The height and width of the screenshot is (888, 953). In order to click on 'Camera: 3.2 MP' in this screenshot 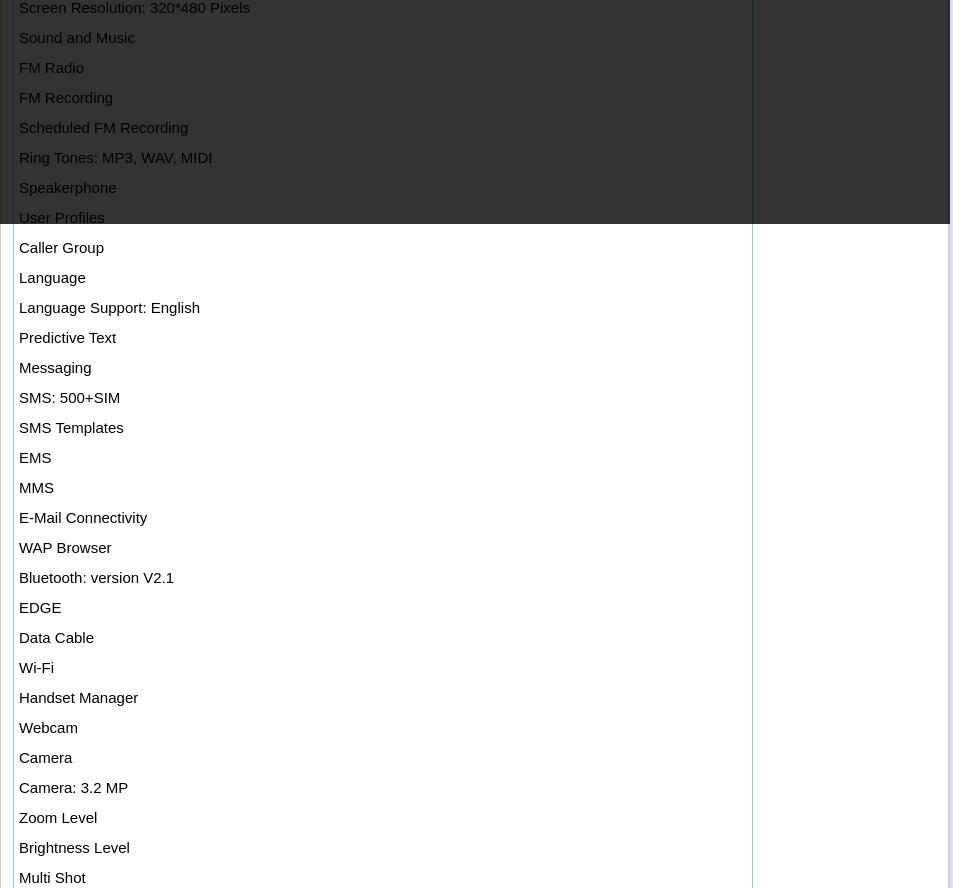, I will do `click(72, 787)`.